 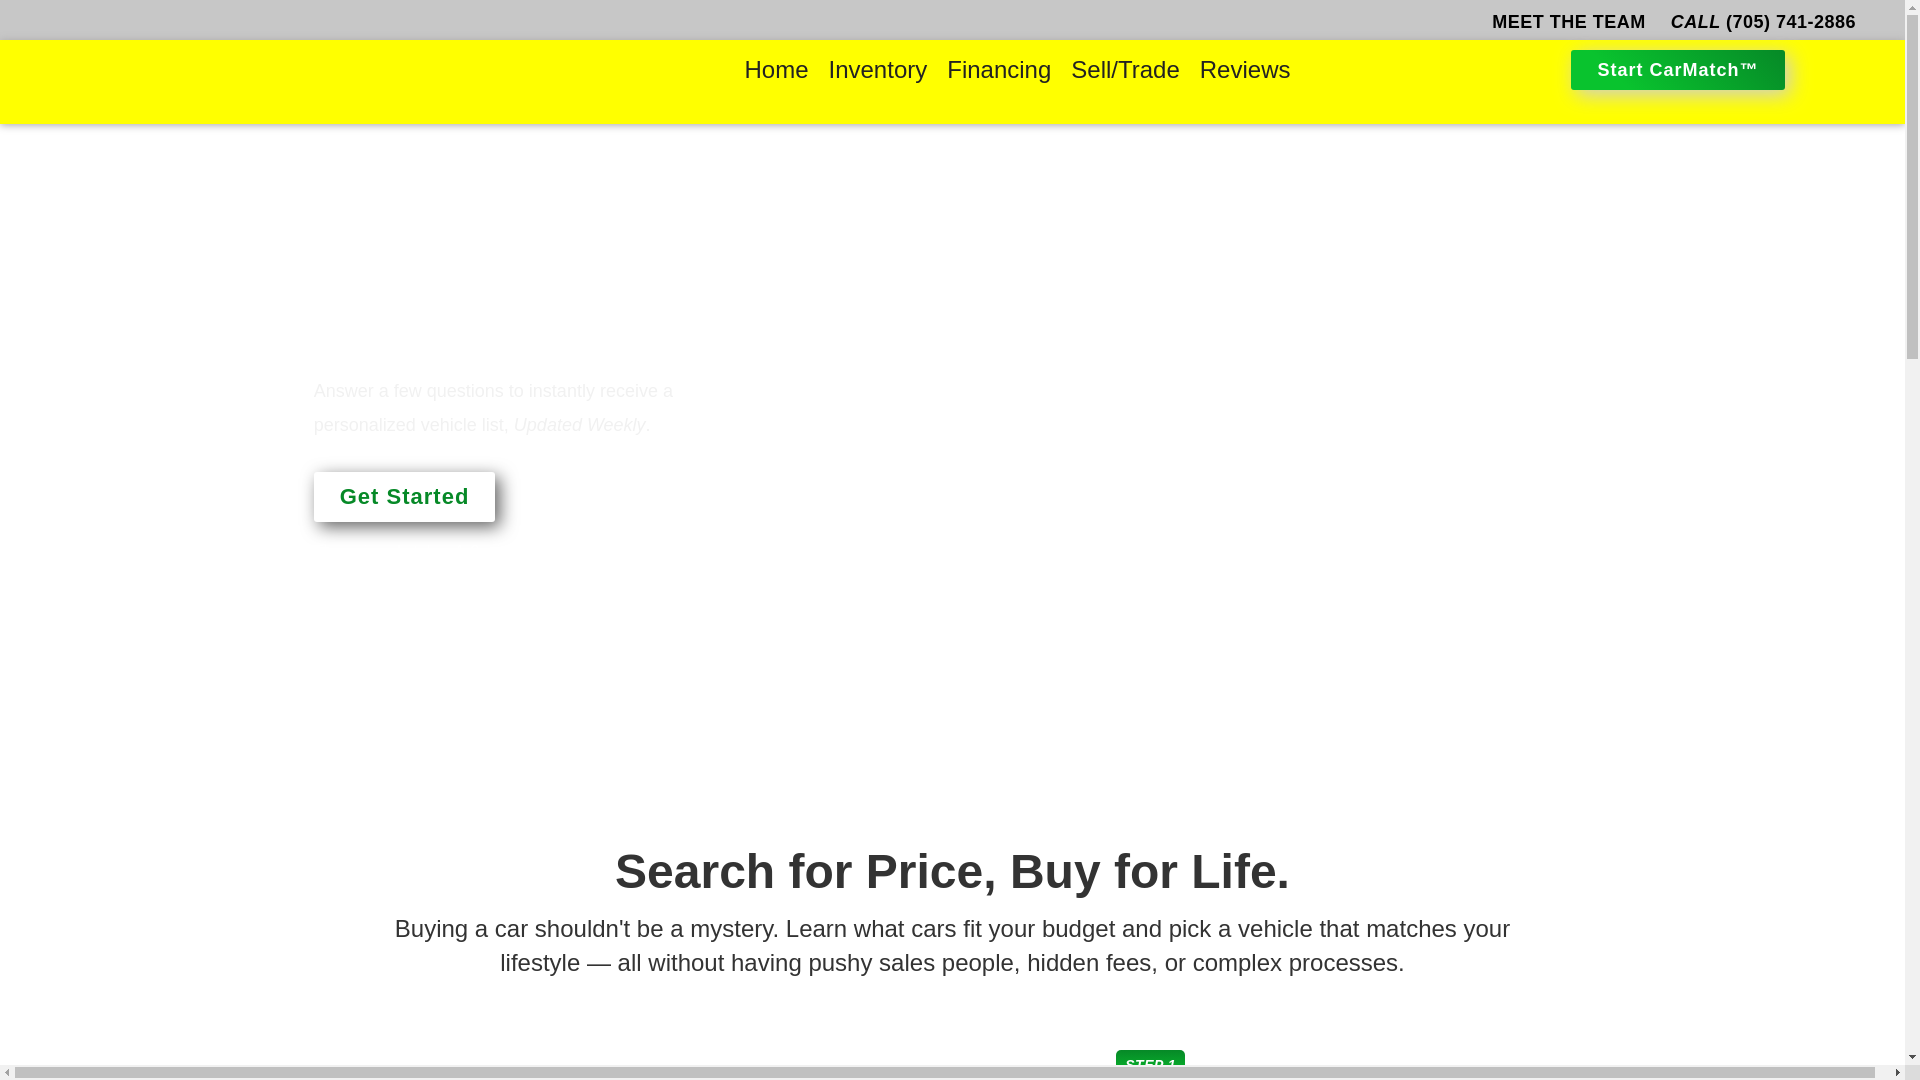 I want to click on 'Sell/Trade', so click(x=1059, y=68).